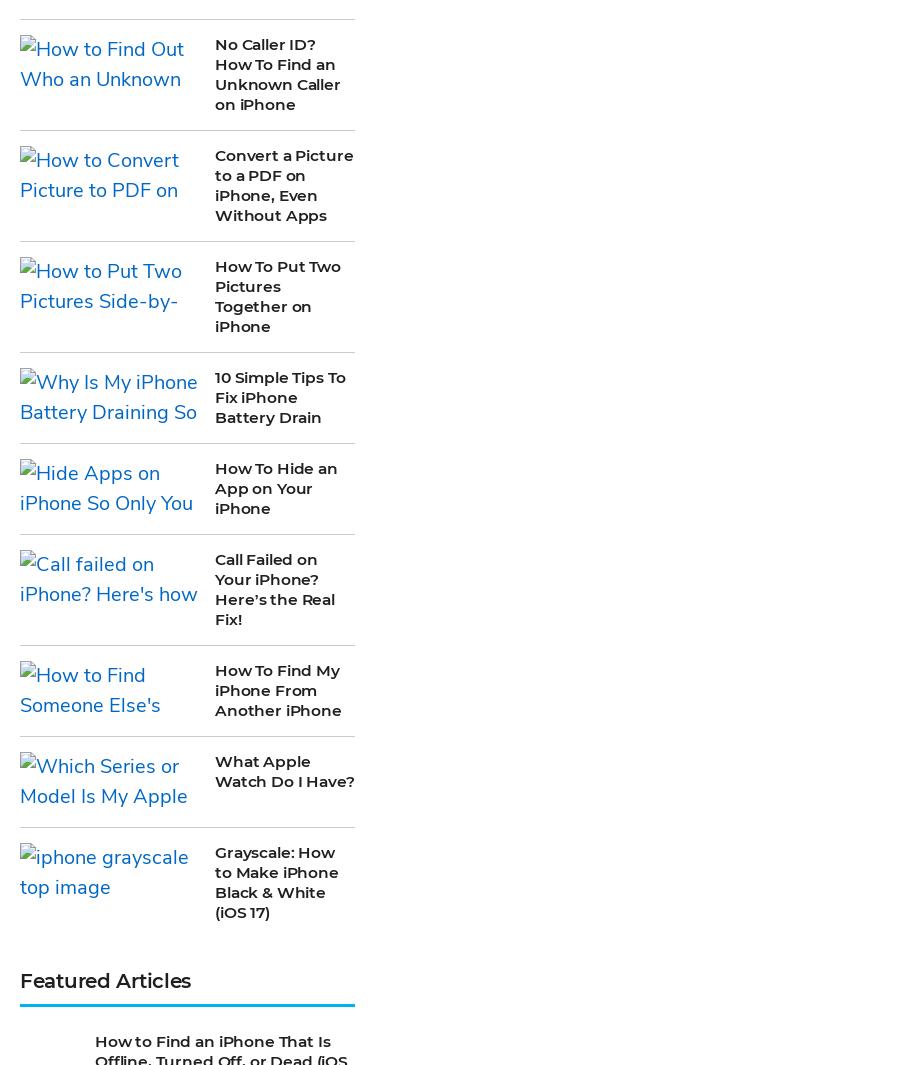  Describe the element at coordinates (284, 182) in the screenshot. I see `'What Apple Watch Do I Have?'` at that location.